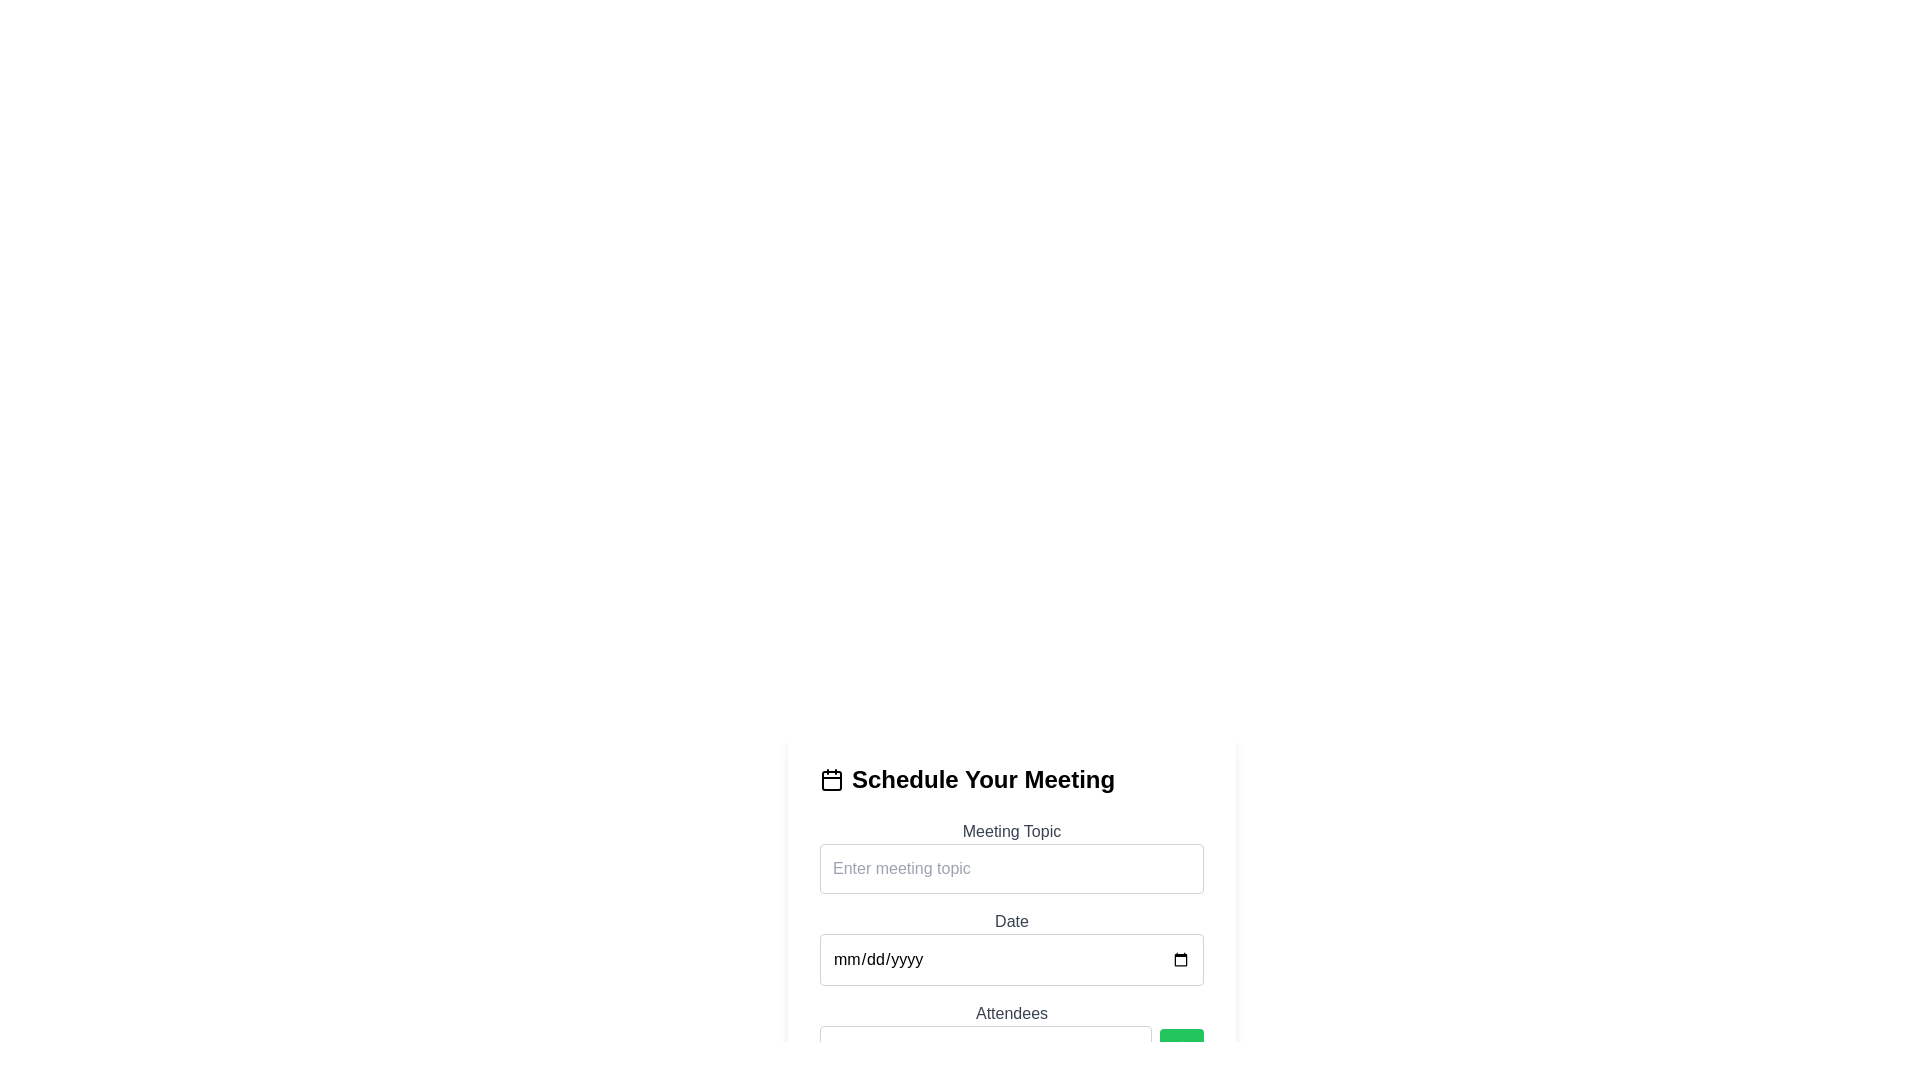  Describe the element at coordinates (1181, 1049) in the screenshot. I see `the 'Add' button located at the right end of the 'Attendees' field to initiate the addition of attendee information` at that location.